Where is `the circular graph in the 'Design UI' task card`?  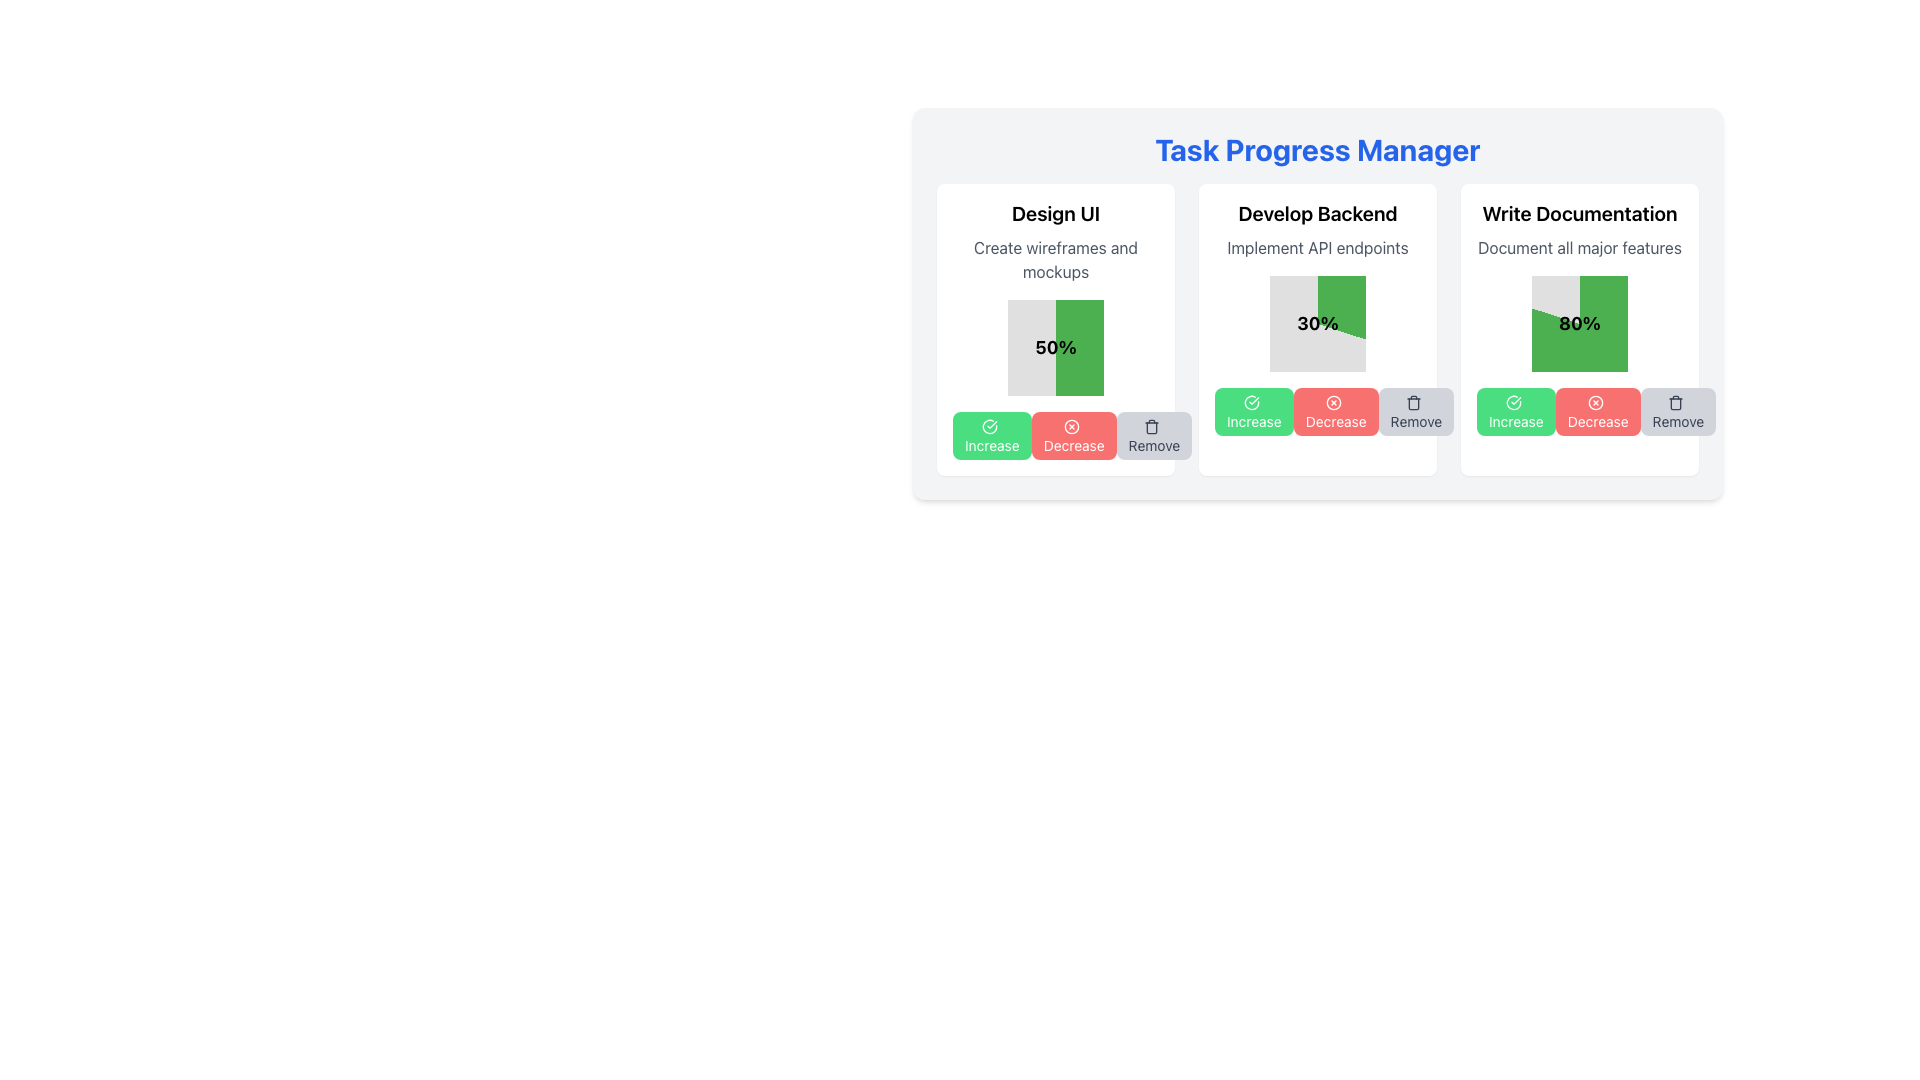 the circular graph in the 'Design UI' task card is located at coordinates (1055, 329).